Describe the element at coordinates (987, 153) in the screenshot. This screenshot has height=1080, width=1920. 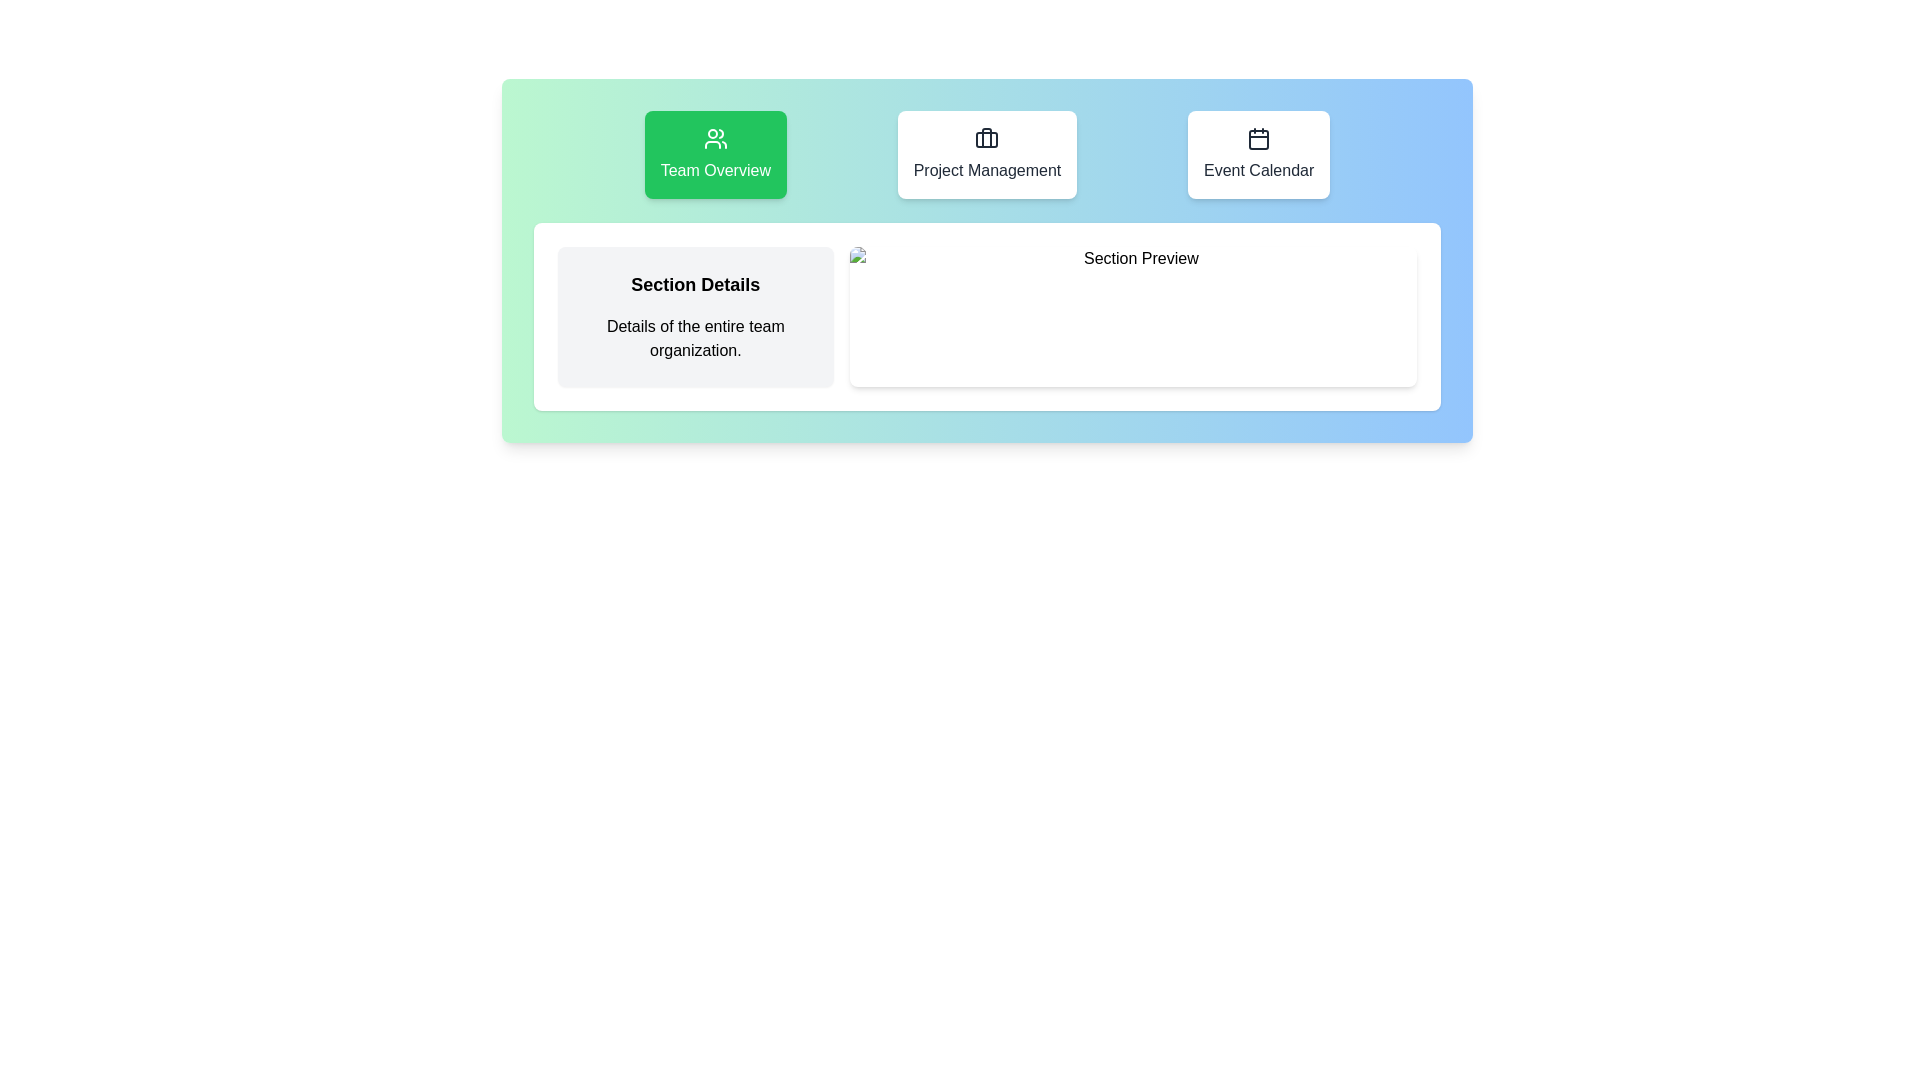
I see `the second button in the row` at that location.